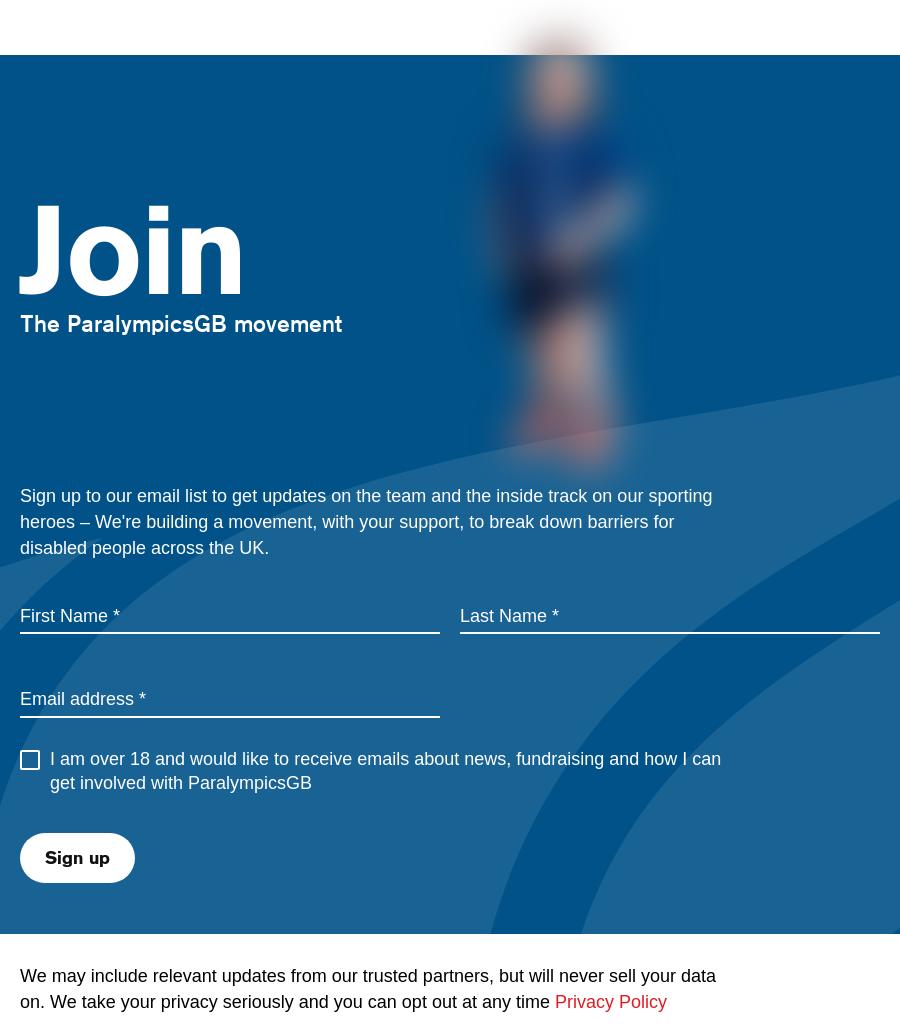  Describe the element at coordinates (76, 699) in the screenshot. I see `'Email address'` at that location.